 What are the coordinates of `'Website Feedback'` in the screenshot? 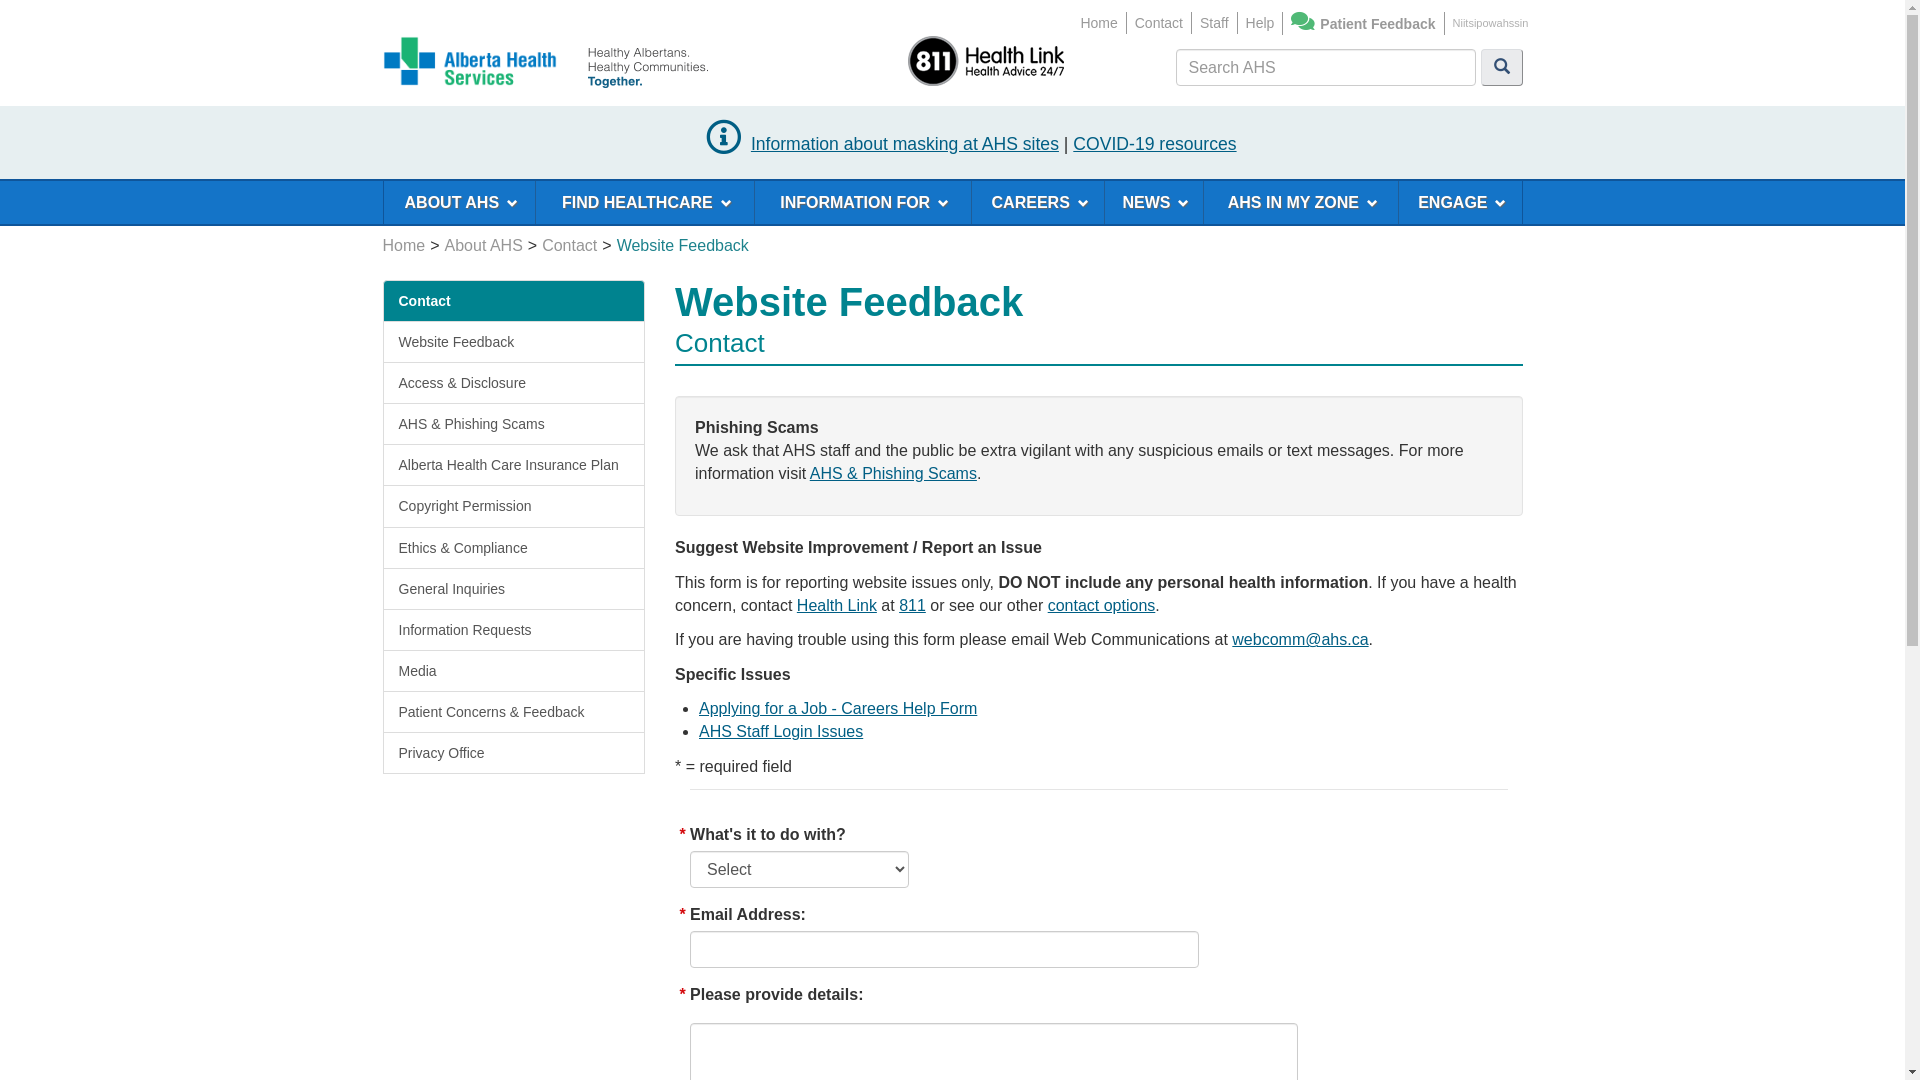 It's located at (382, 341).